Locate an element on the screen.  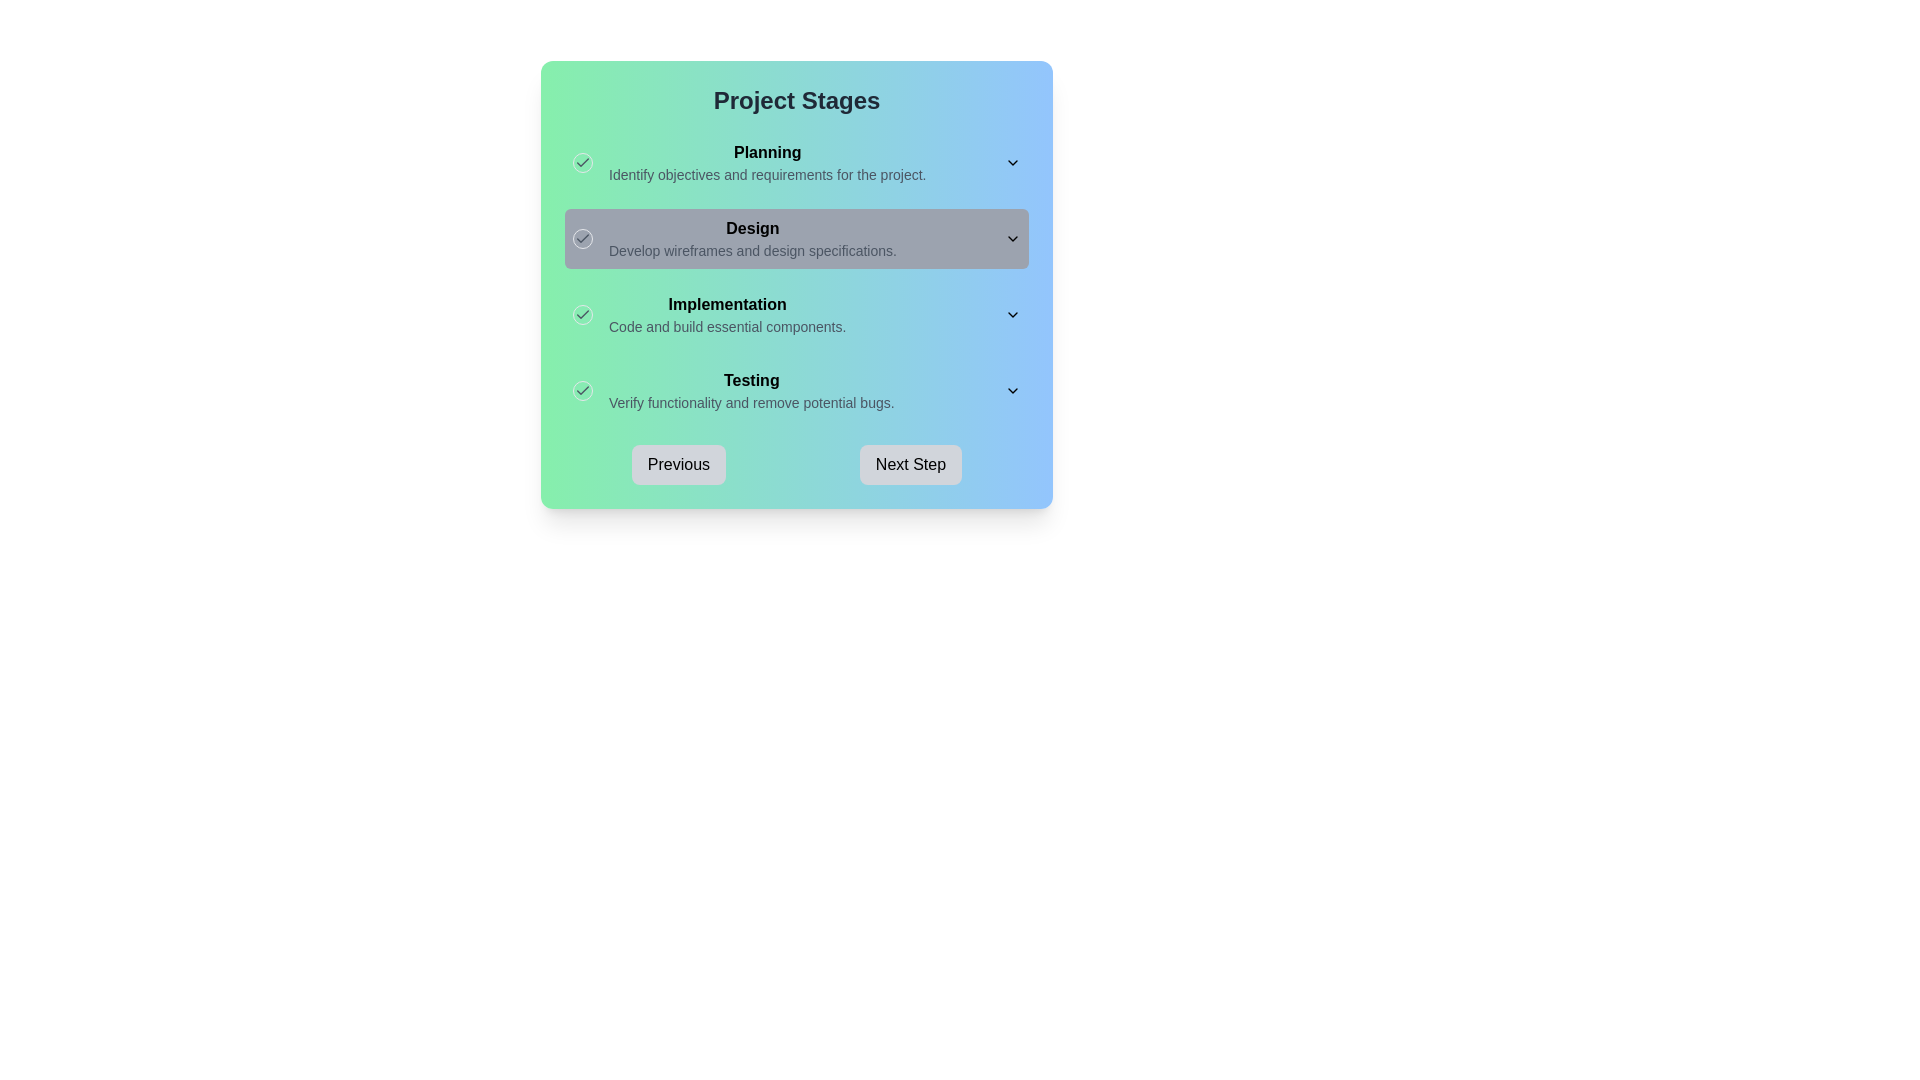
the downward-pointing chevron icon located in the 'Design' section of the 'Project Stages' dialog is located at coordinates (1012, 238).